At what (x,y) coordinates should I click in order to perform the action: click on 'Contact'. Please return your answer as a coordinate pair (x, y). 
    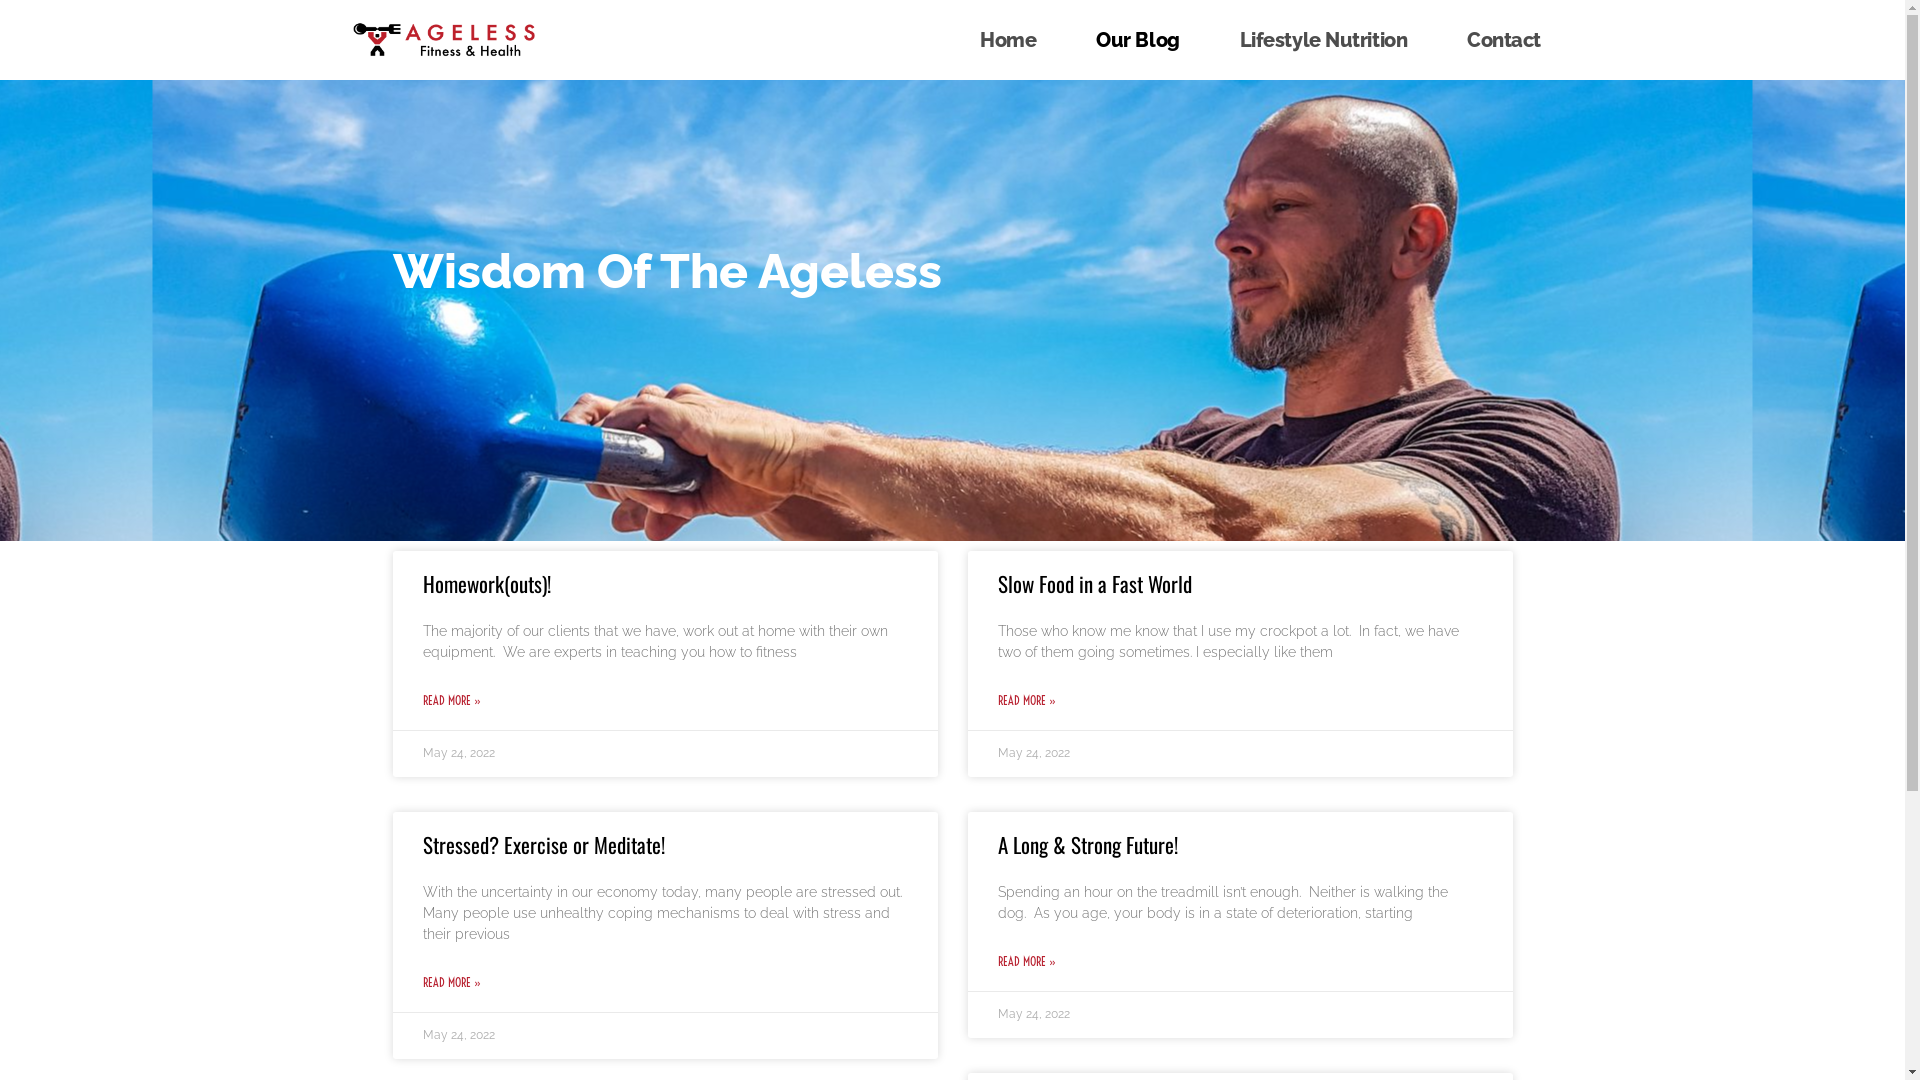
    Looking at the image, I should click on (1503, 39).